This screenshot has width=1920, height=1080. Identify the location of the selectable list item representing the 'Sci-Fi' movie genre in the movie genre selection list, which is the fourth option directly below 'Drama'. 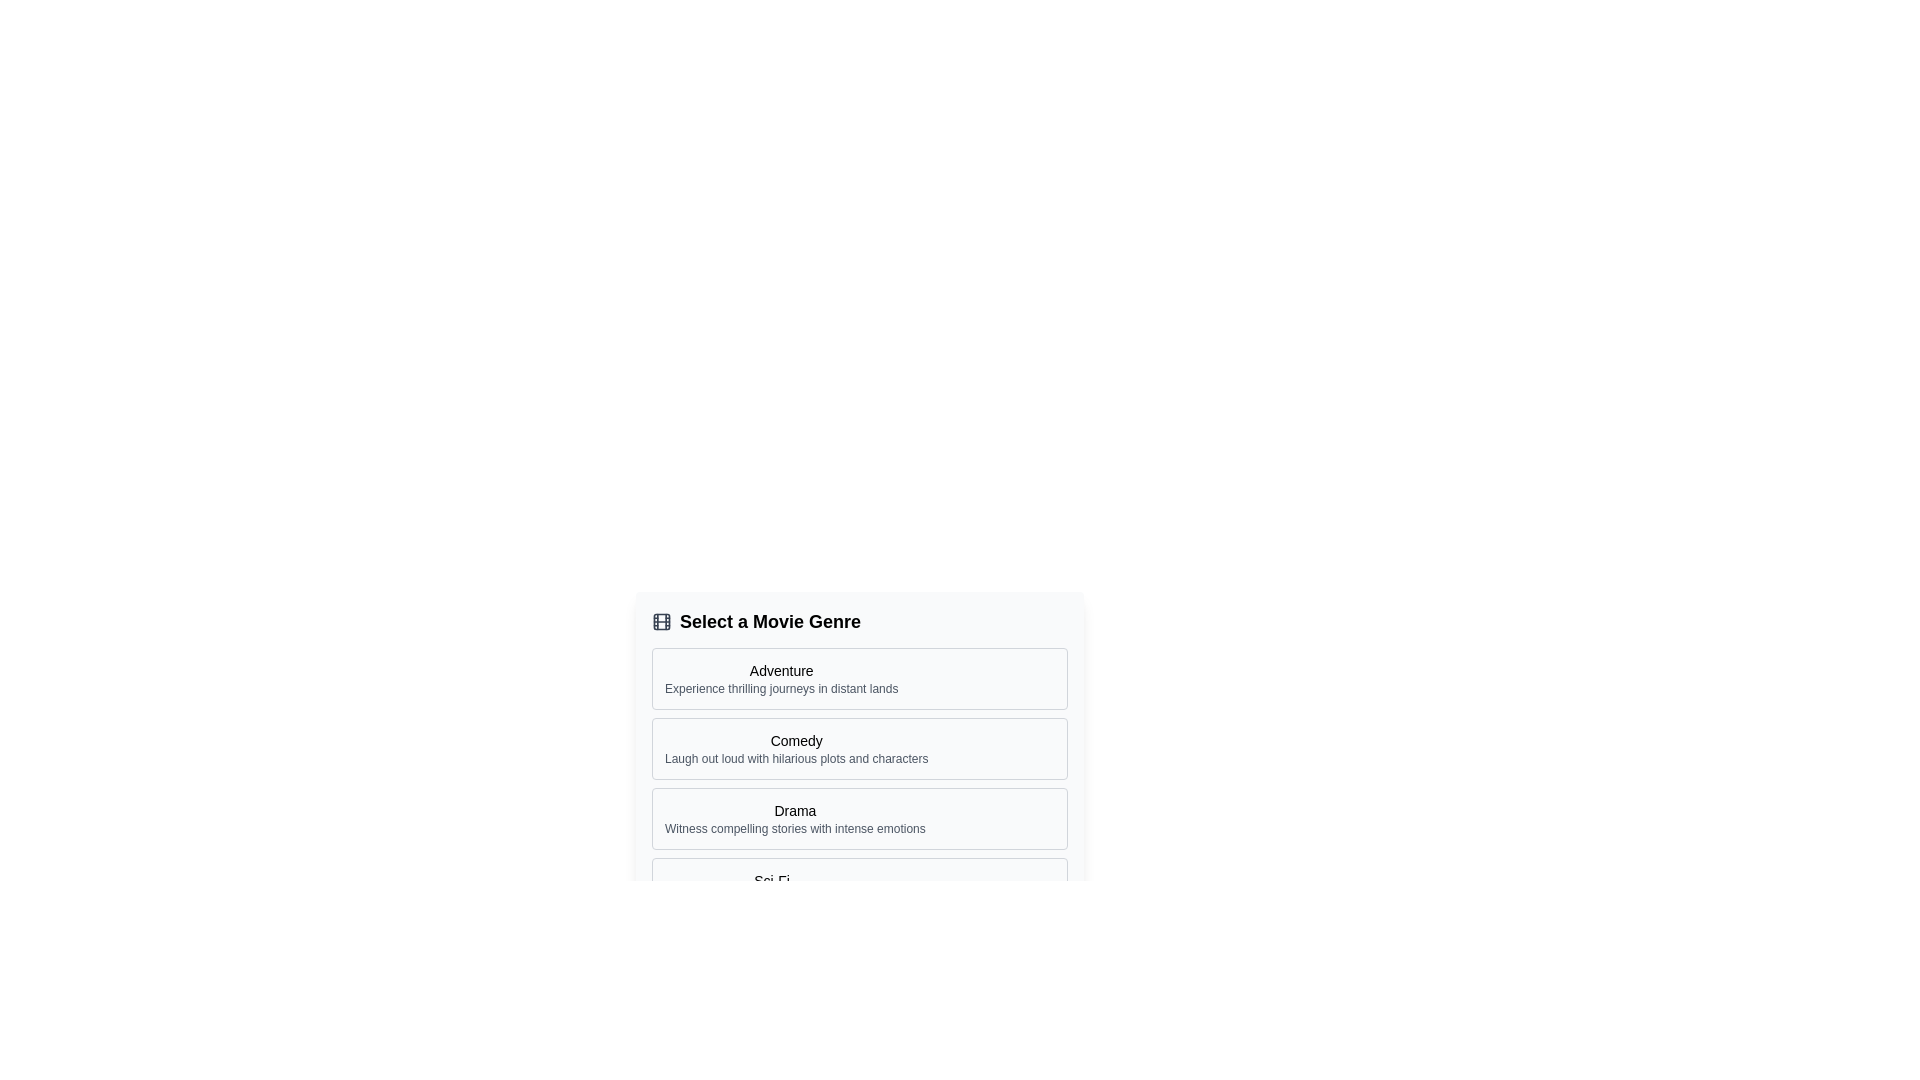
(771, 887).